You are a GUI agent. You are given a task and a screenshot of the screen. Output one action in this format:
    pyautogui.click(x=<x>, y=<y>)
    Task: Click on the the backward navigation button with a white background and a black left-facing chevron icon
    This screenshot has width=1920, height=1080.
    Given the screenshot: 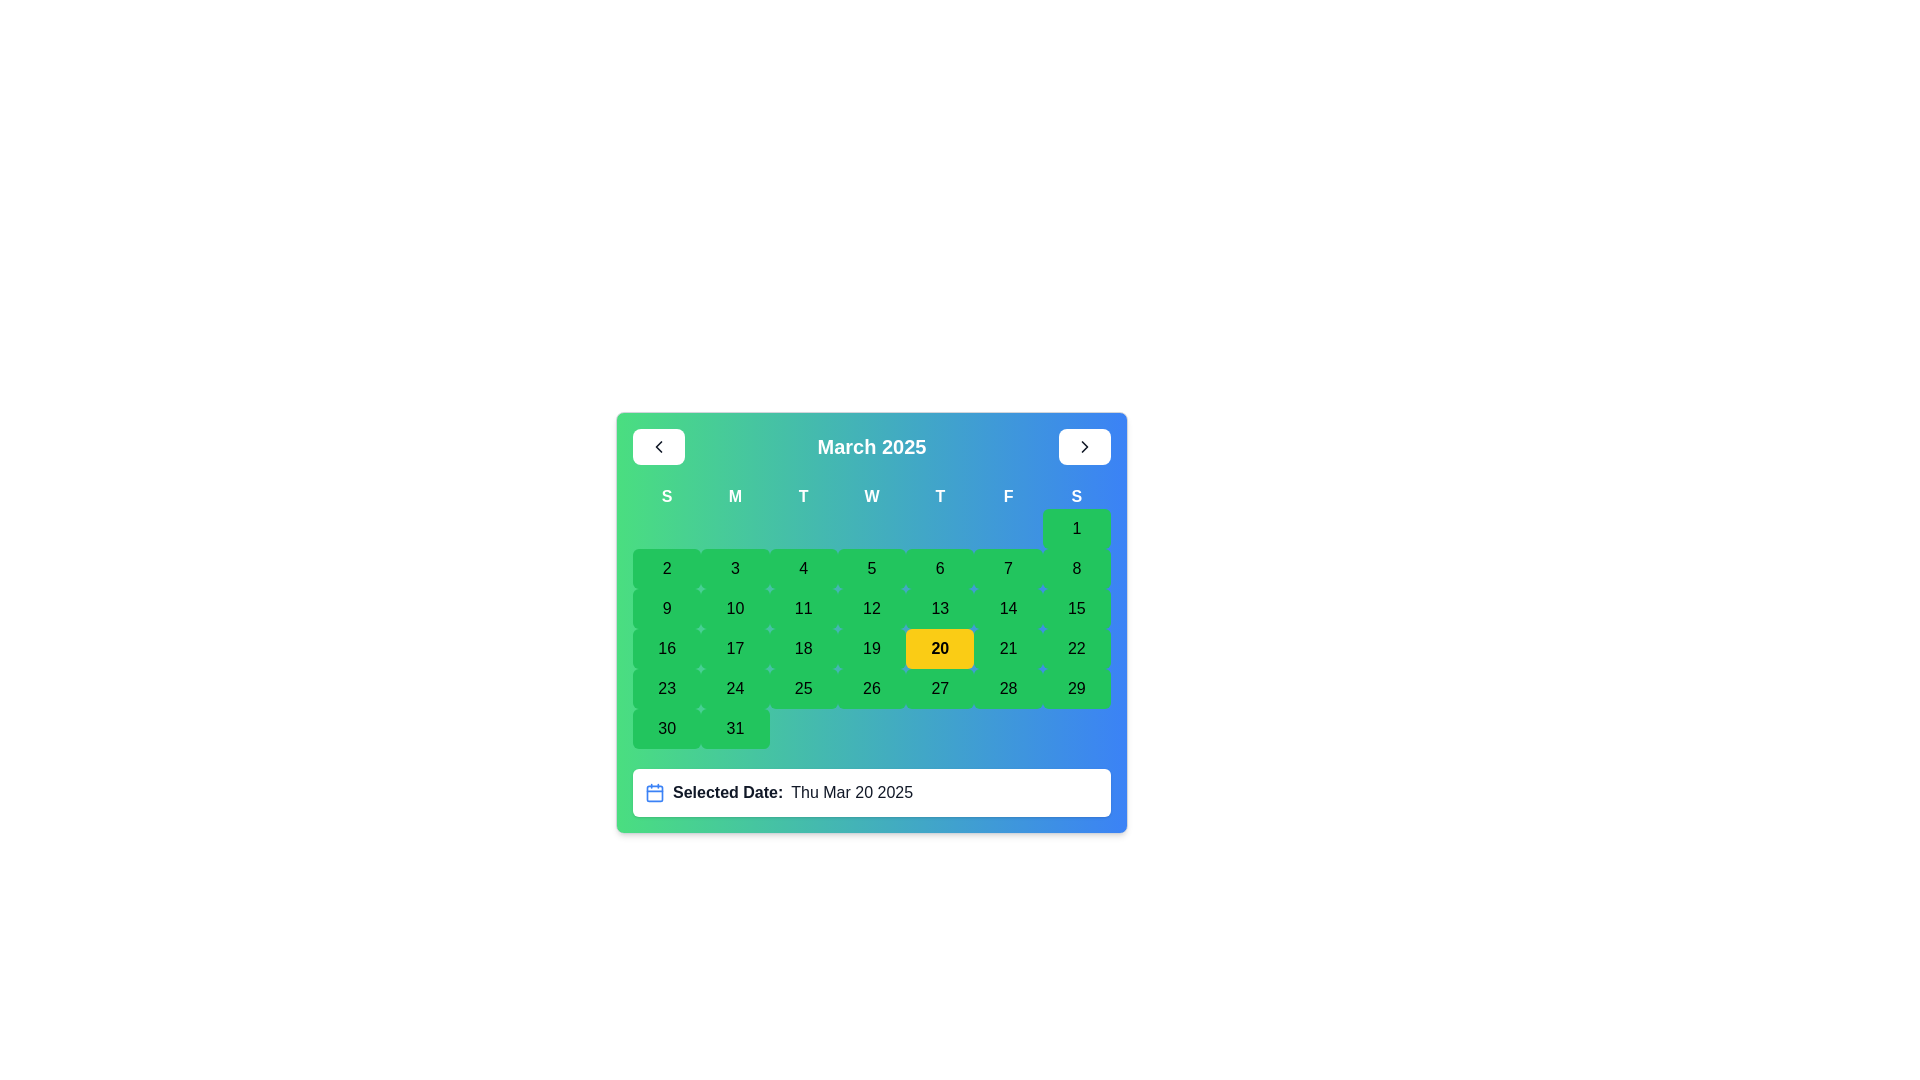 What is the action you would take?
    pyautogui.click(x=658, y=446)
    